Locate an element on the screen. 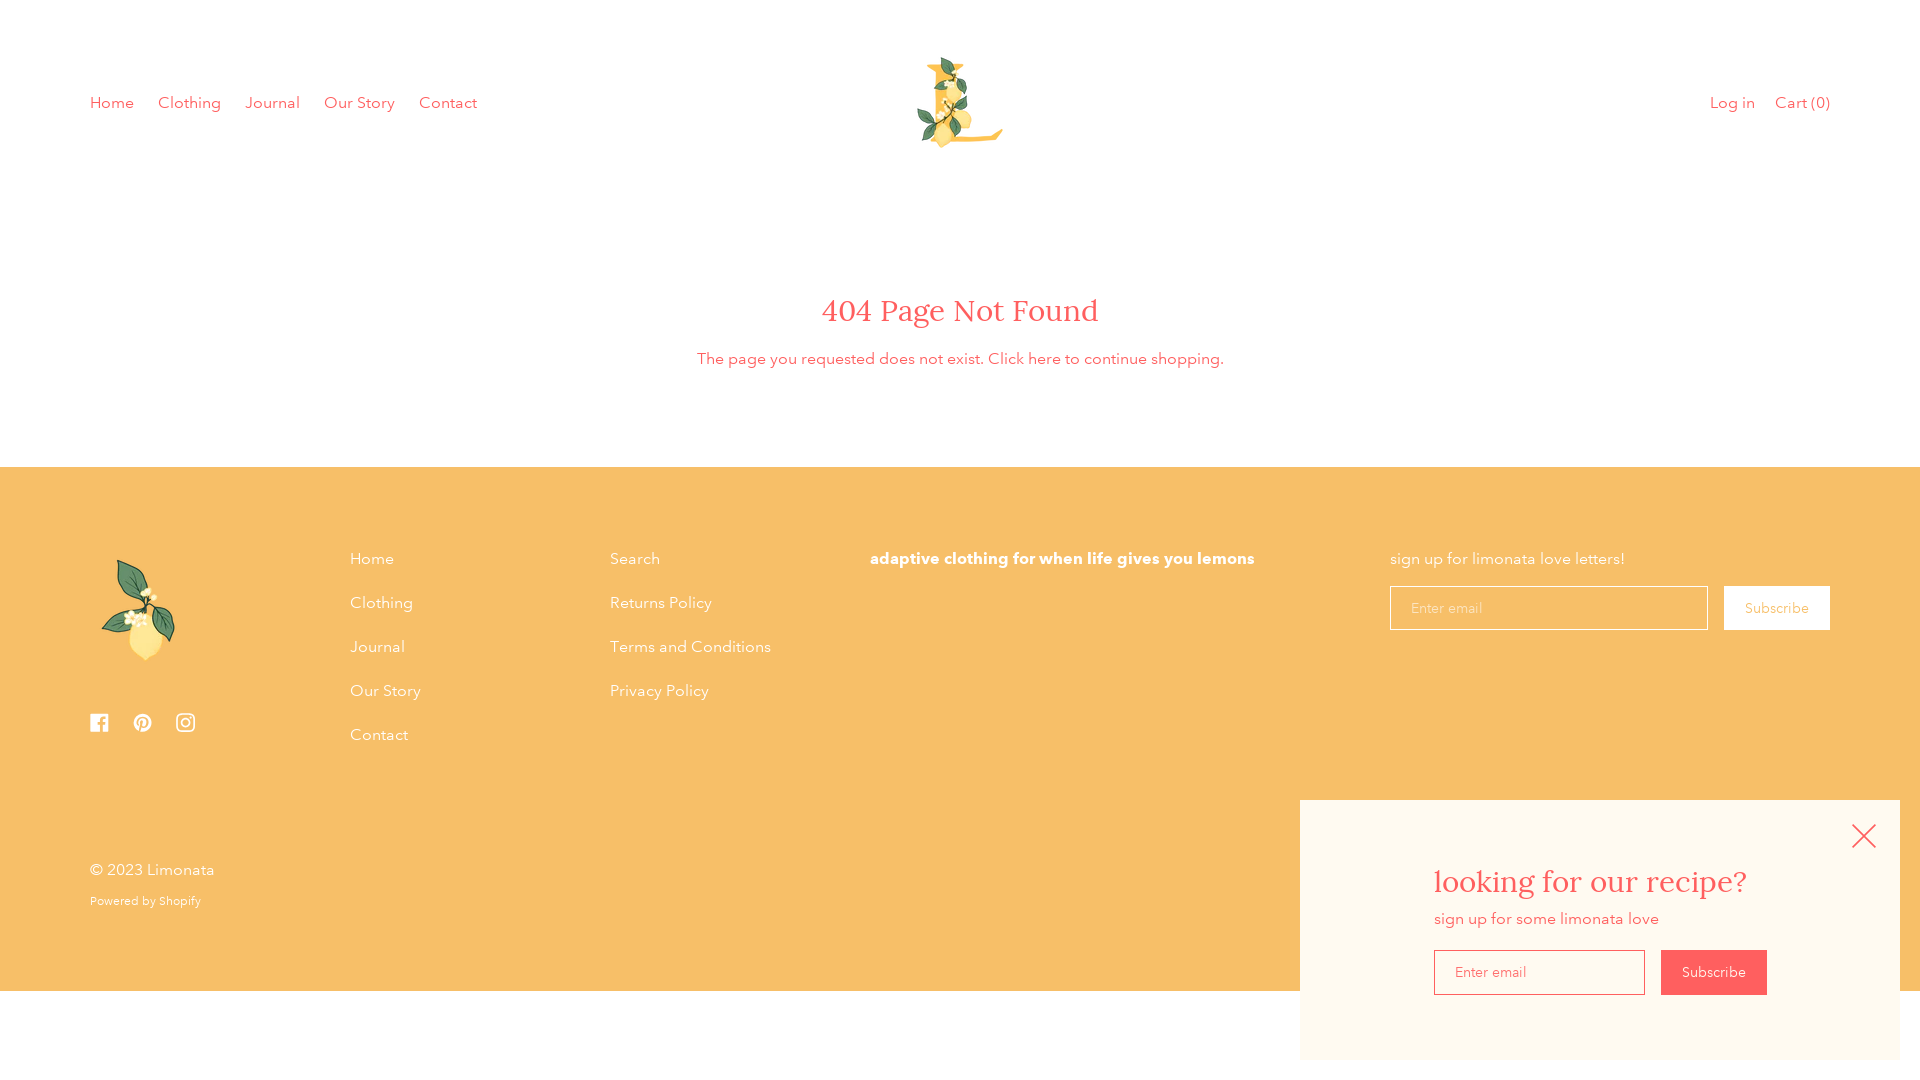 The image size is (1920, 1080). 'Terms and Conditions' is located at coordinates (690, 647).